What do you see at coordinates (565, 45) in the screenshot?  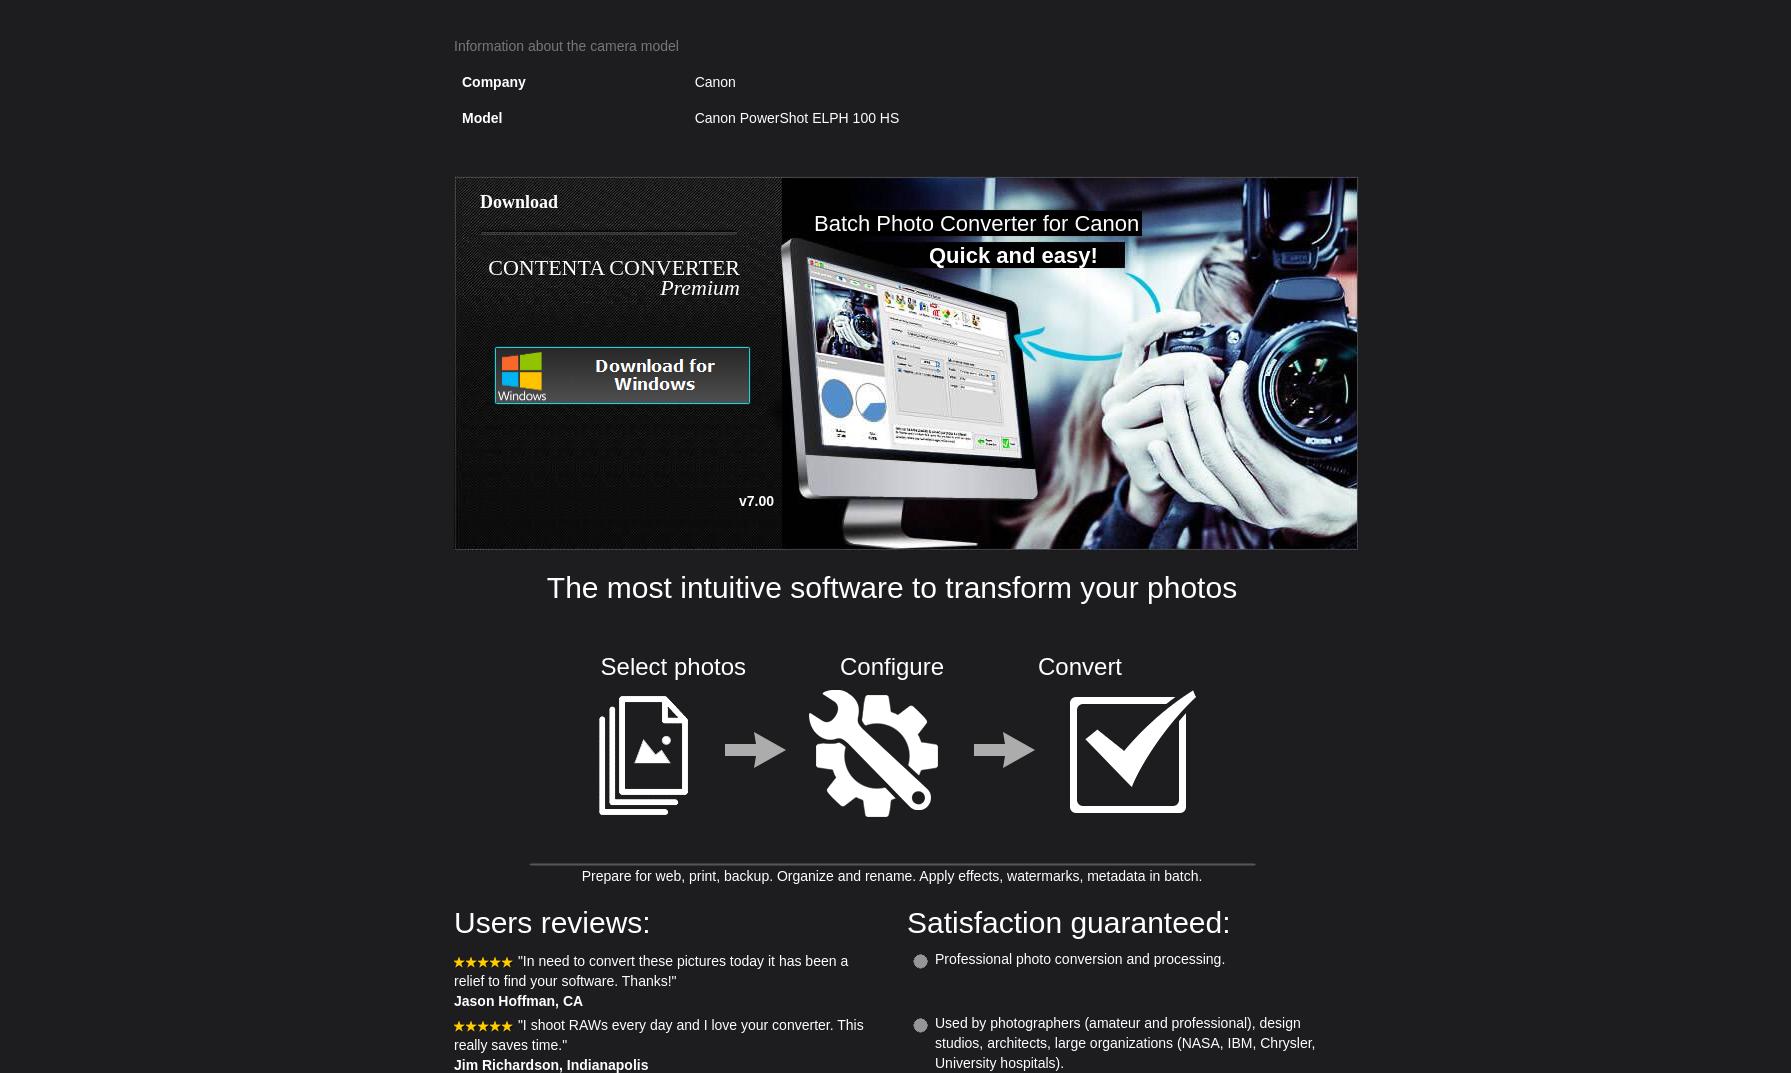 I see `'Information about the camera model'` at bounding box center [565, 45].